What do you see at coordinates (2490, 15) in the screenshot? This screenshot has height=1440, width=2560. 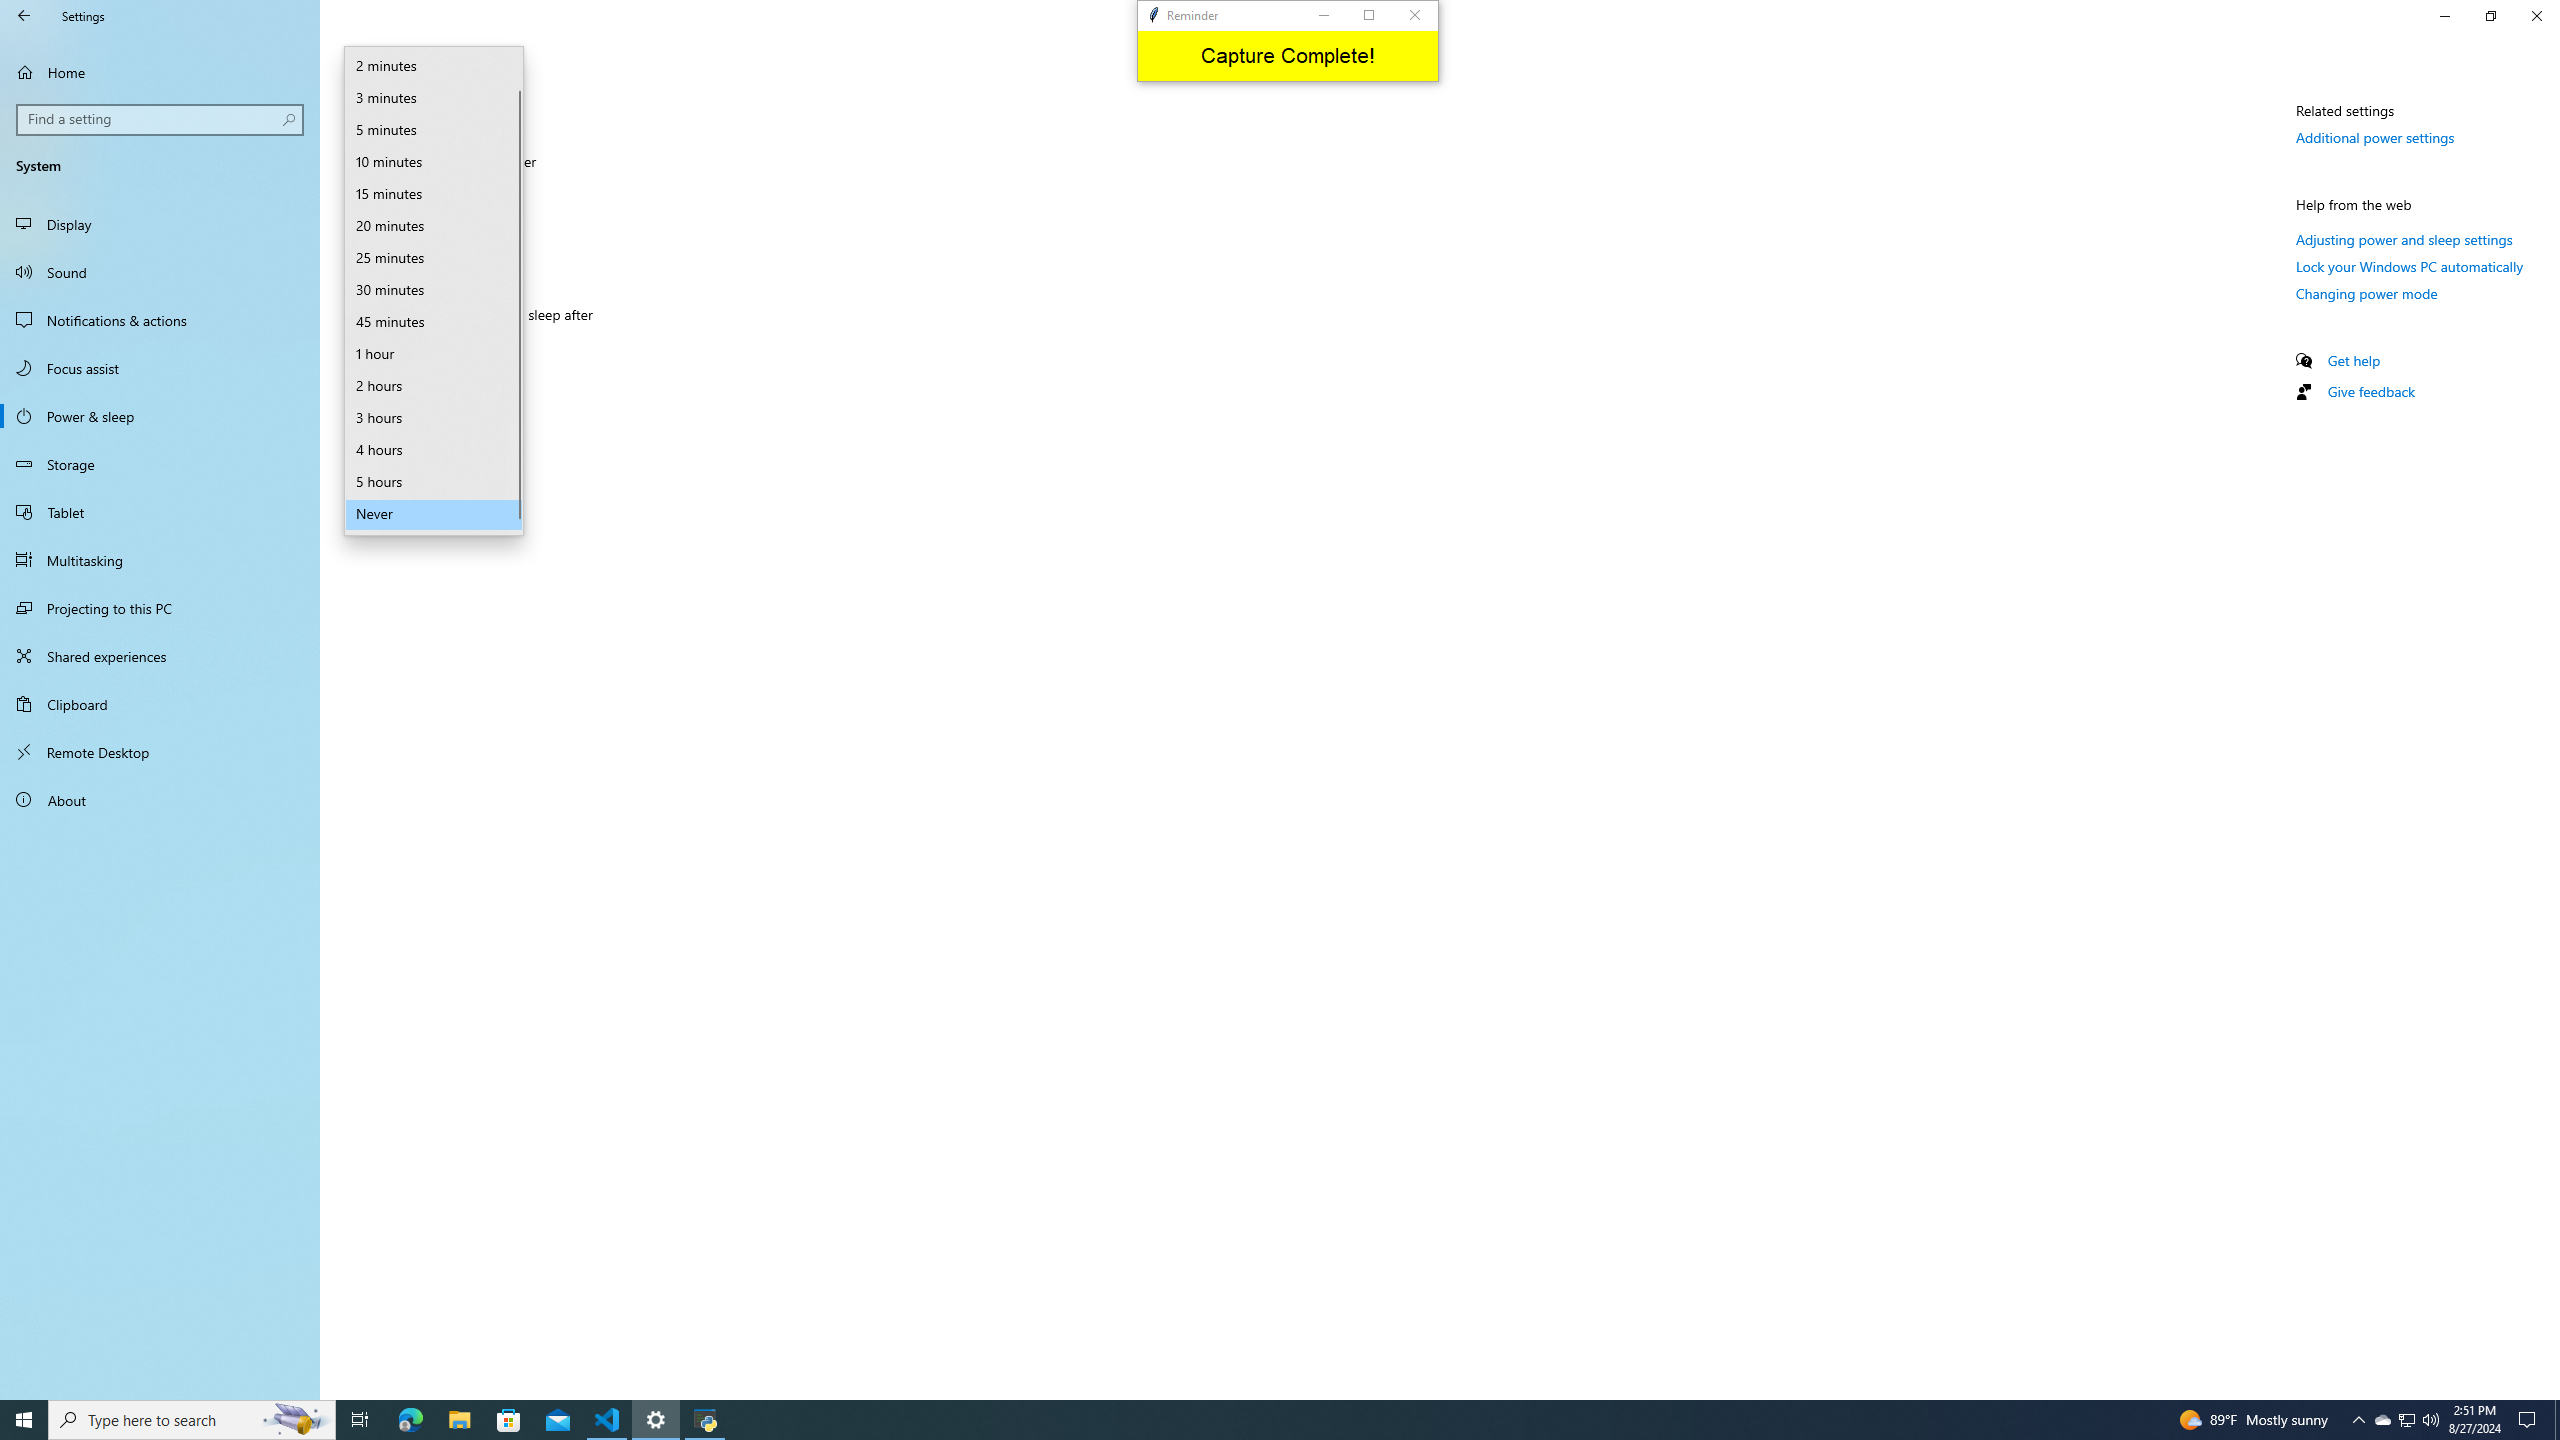 I see `'Restore Settings'` at bounding box center [2490, 15].